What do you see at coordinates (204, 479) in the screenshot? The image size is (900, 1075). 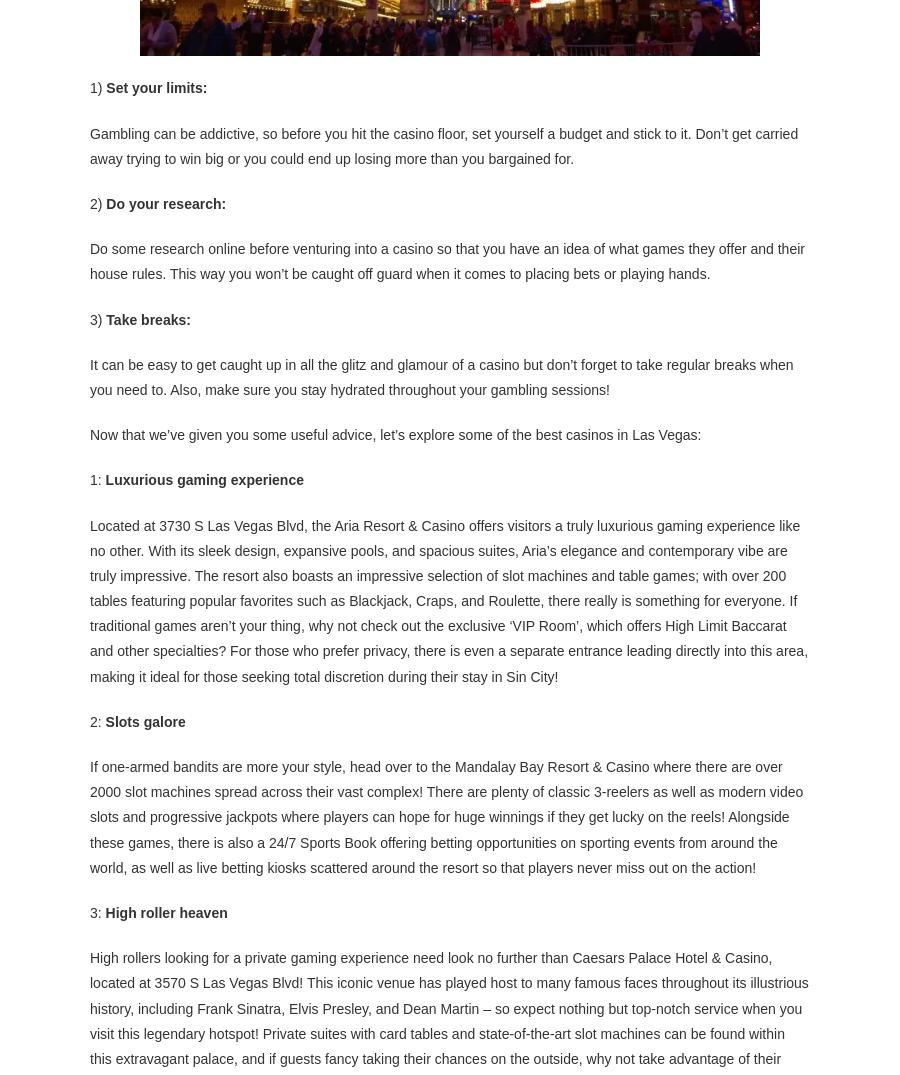 I see `'Luxurious gaming experience'` at bounding box center [204, 479].